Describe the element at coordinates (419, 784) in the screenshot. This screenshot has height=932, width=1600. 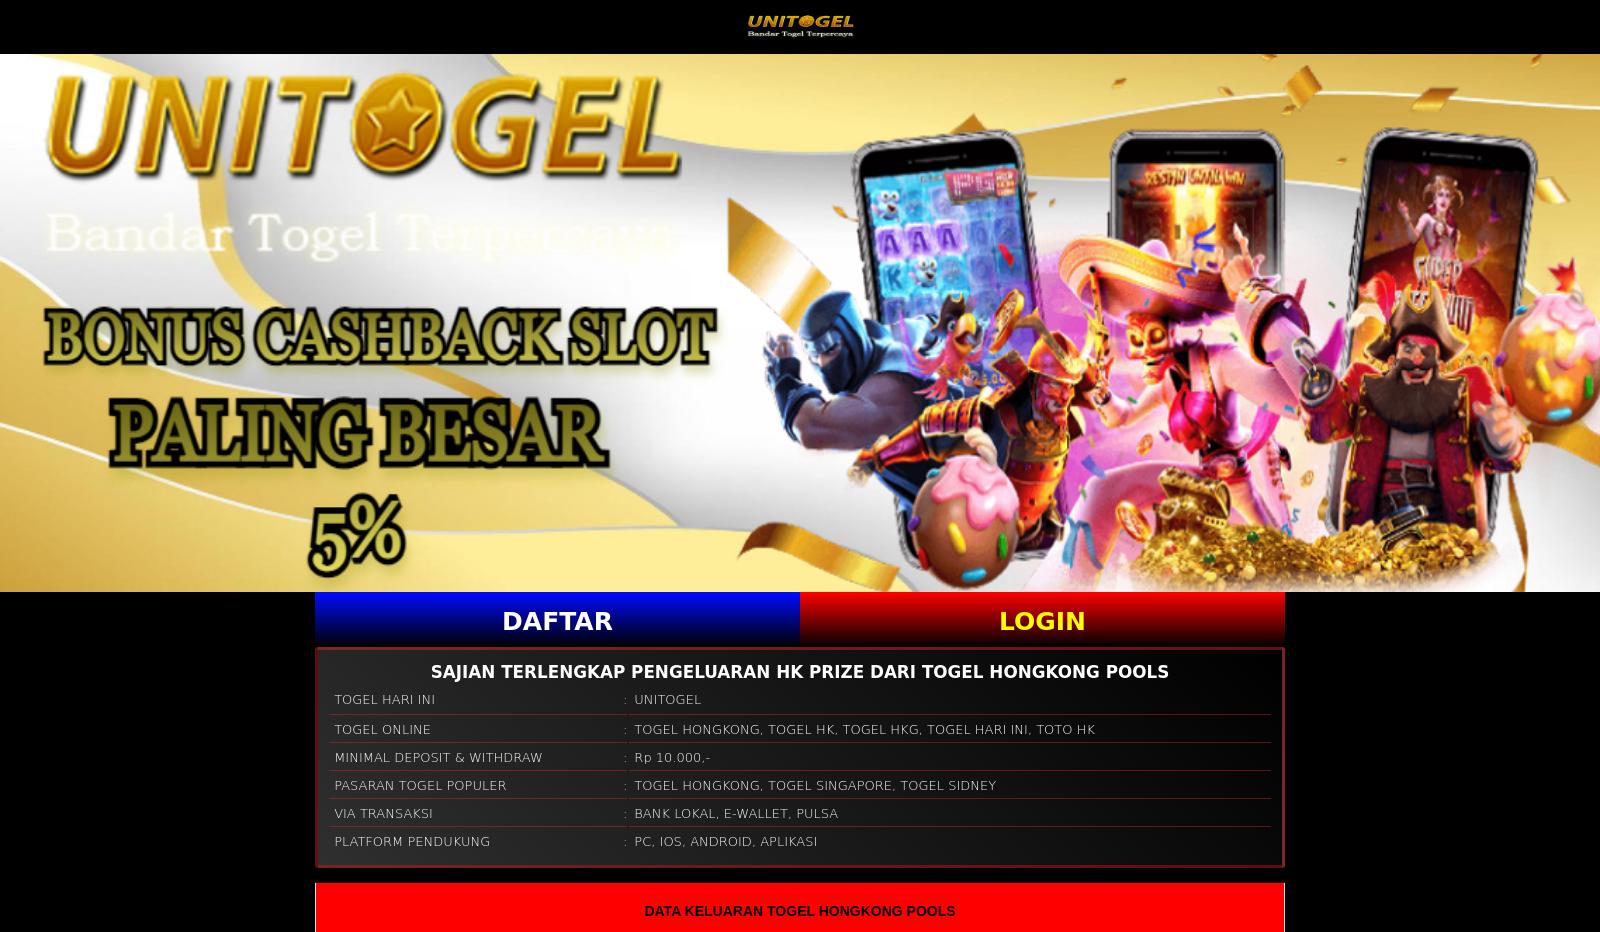
I see `'PASARAN TOGEL POPULER'` at that location.